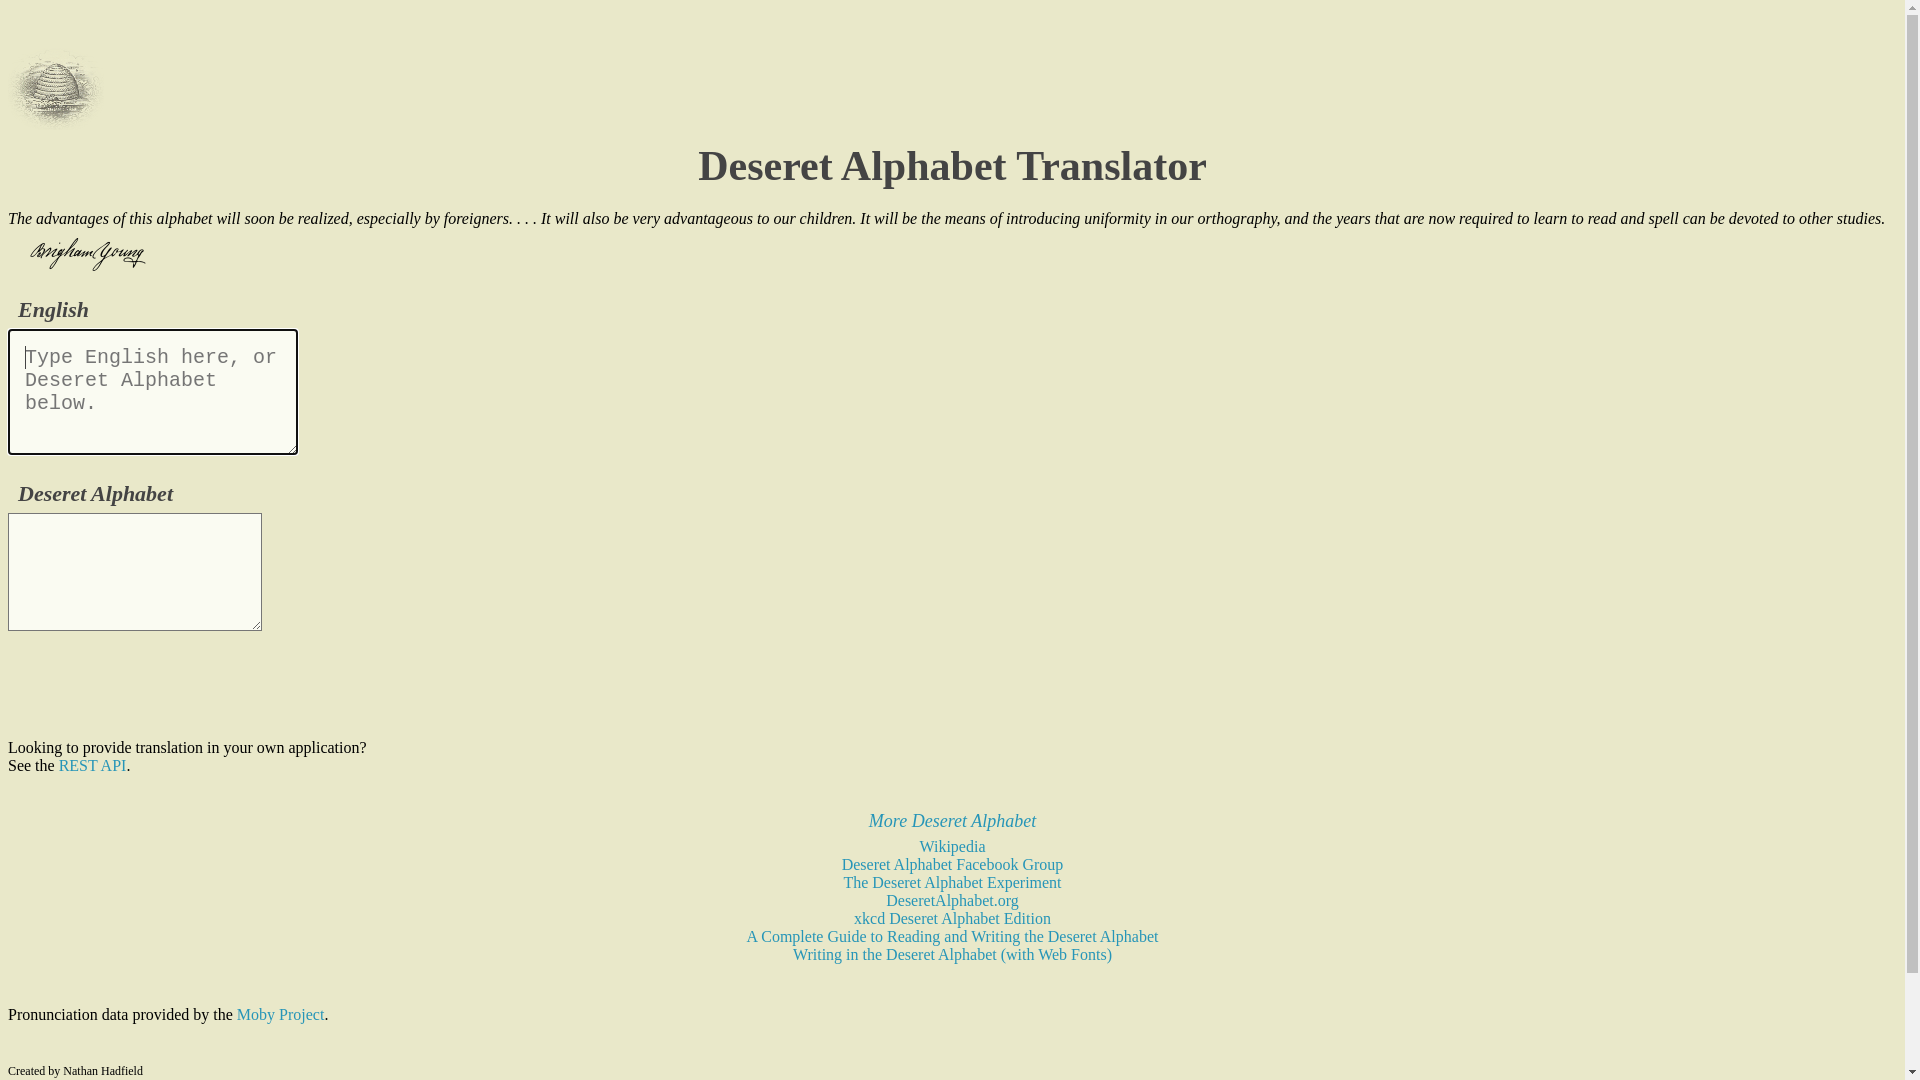  I want to click on 'A Complete Guide to Reading and Writing the Deseret Alphabet', so click(746, 936).